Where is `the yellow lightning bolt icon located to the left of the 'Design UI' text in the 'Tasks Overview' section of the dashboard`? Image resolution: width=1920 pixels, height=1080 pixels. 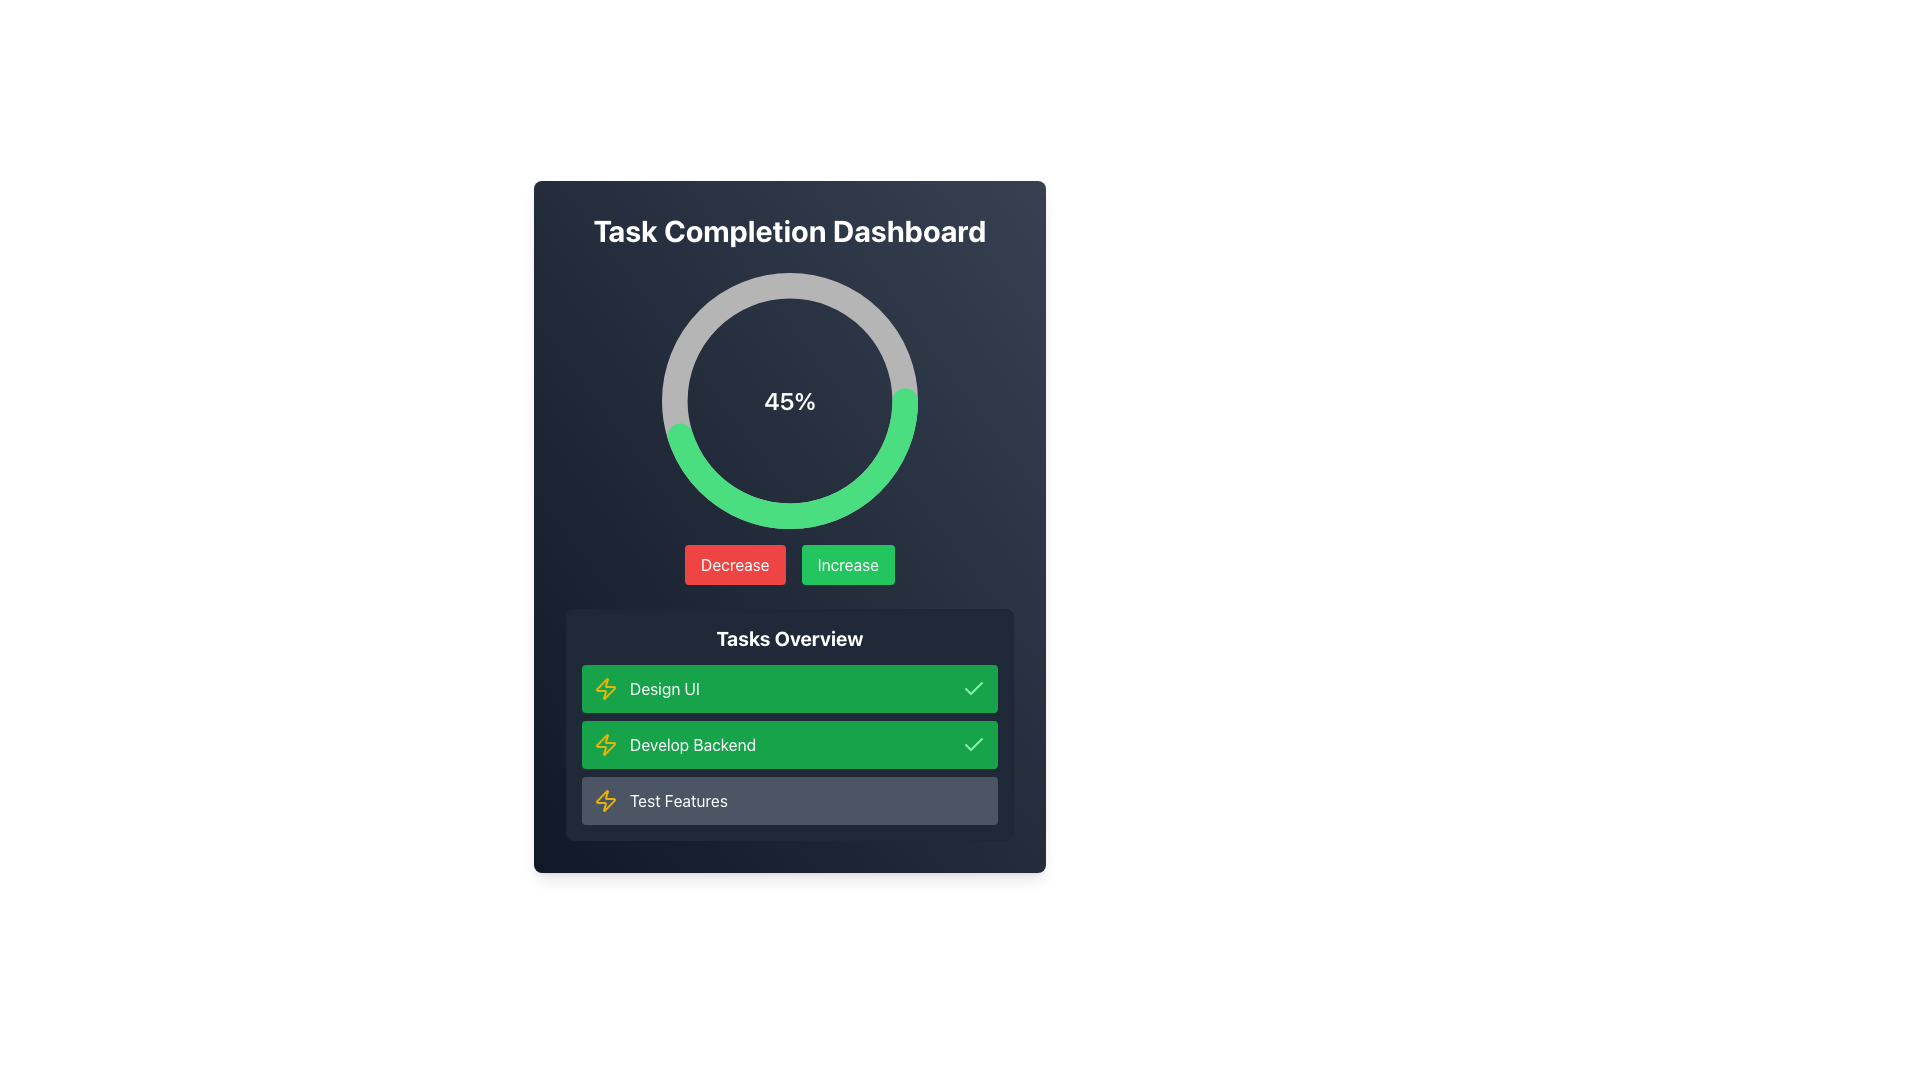
the yellow lightning bolt icon located to the left of the 'Design UI' text in the 'Tasks Overview' section of the dashboard is located at coordinates (604, 688).